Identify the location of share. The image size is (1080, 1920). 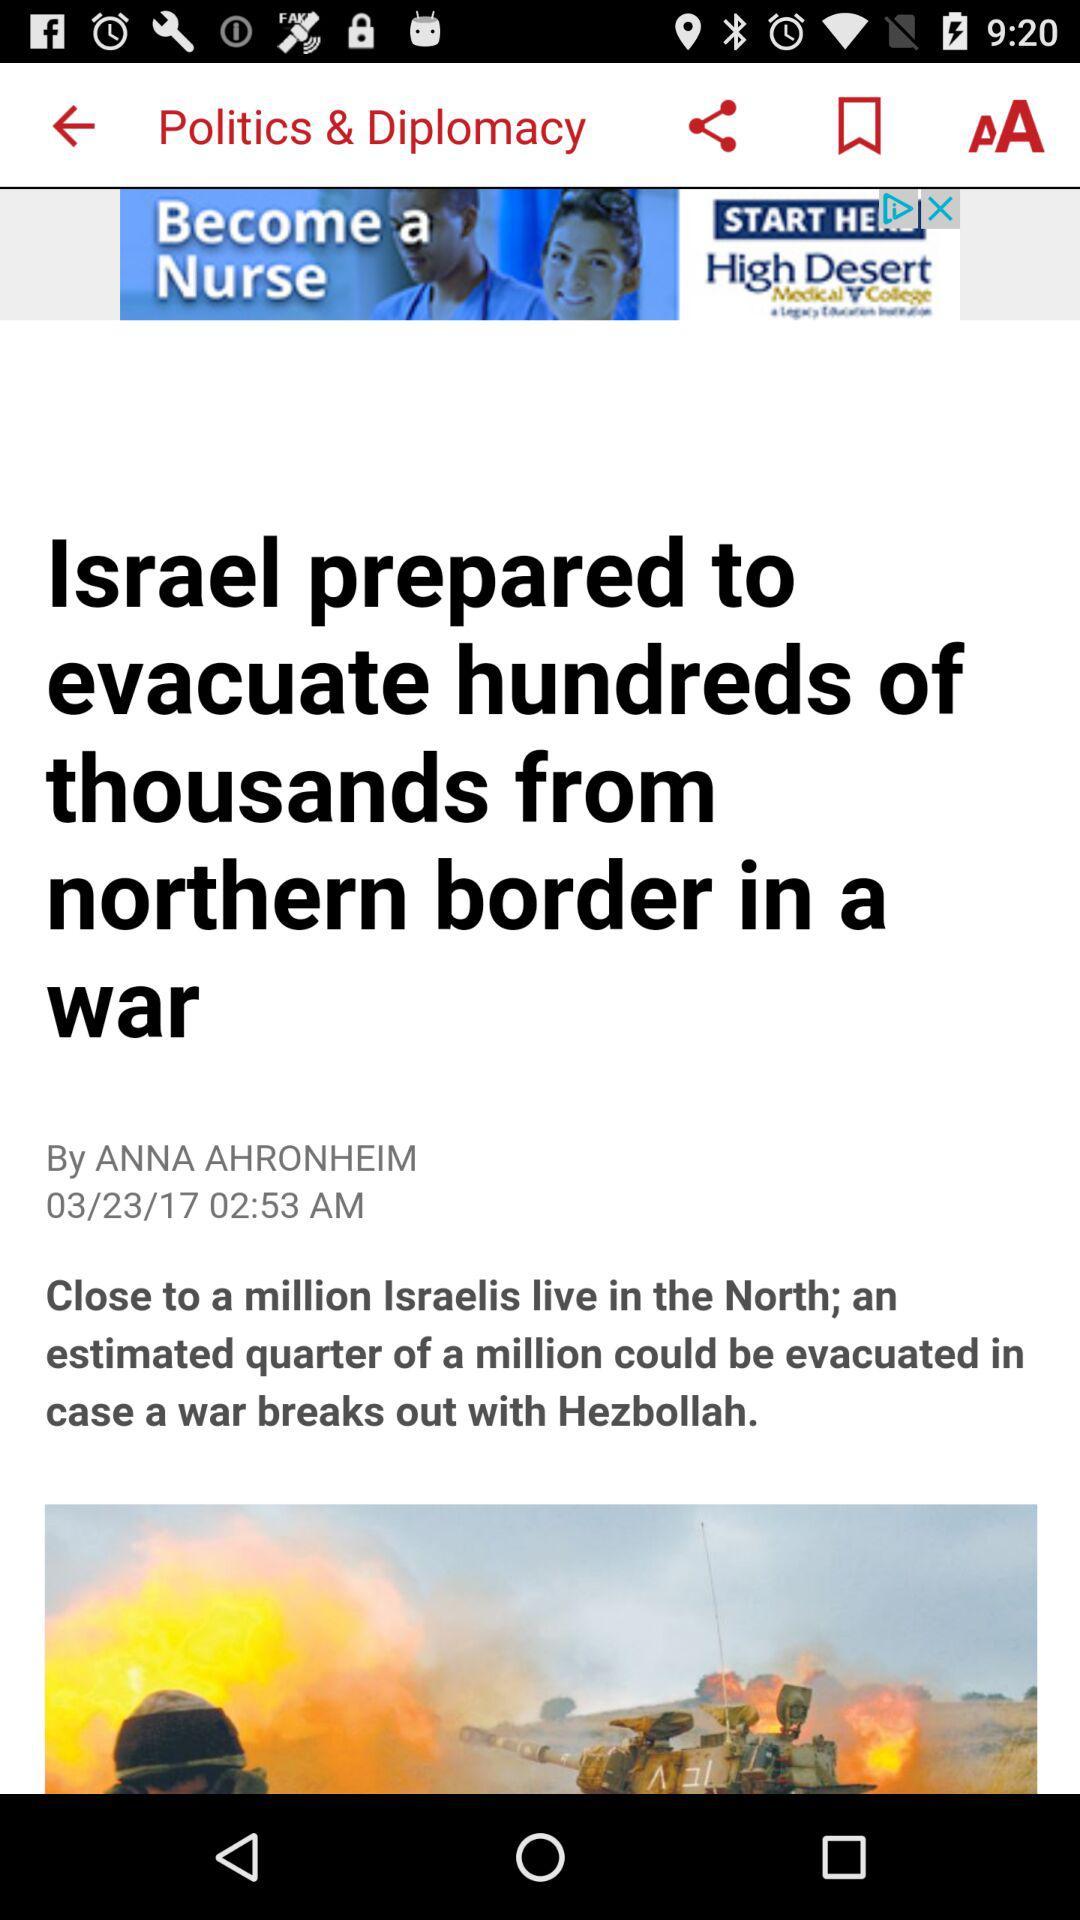
(711, 124).